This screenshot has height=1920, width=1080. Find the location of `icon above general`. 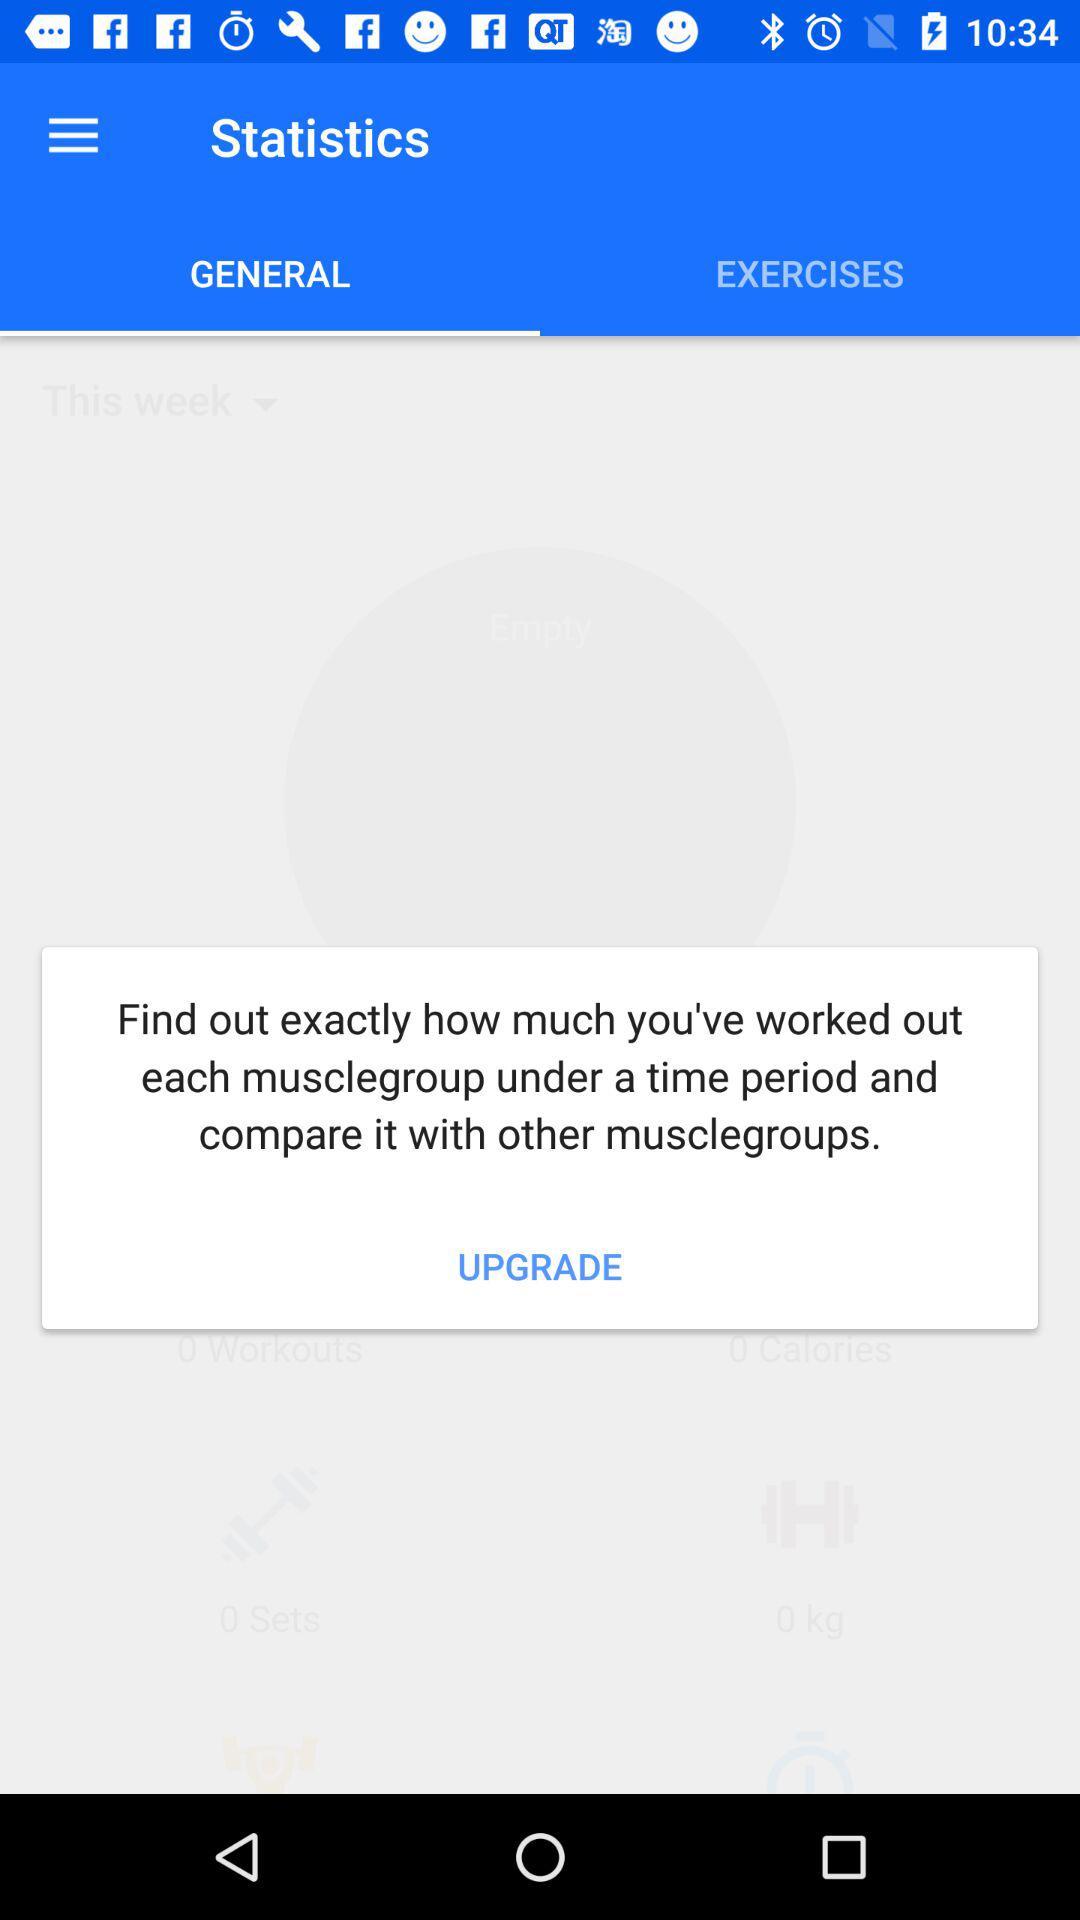

icon above general is located at coordinates (72, 135).